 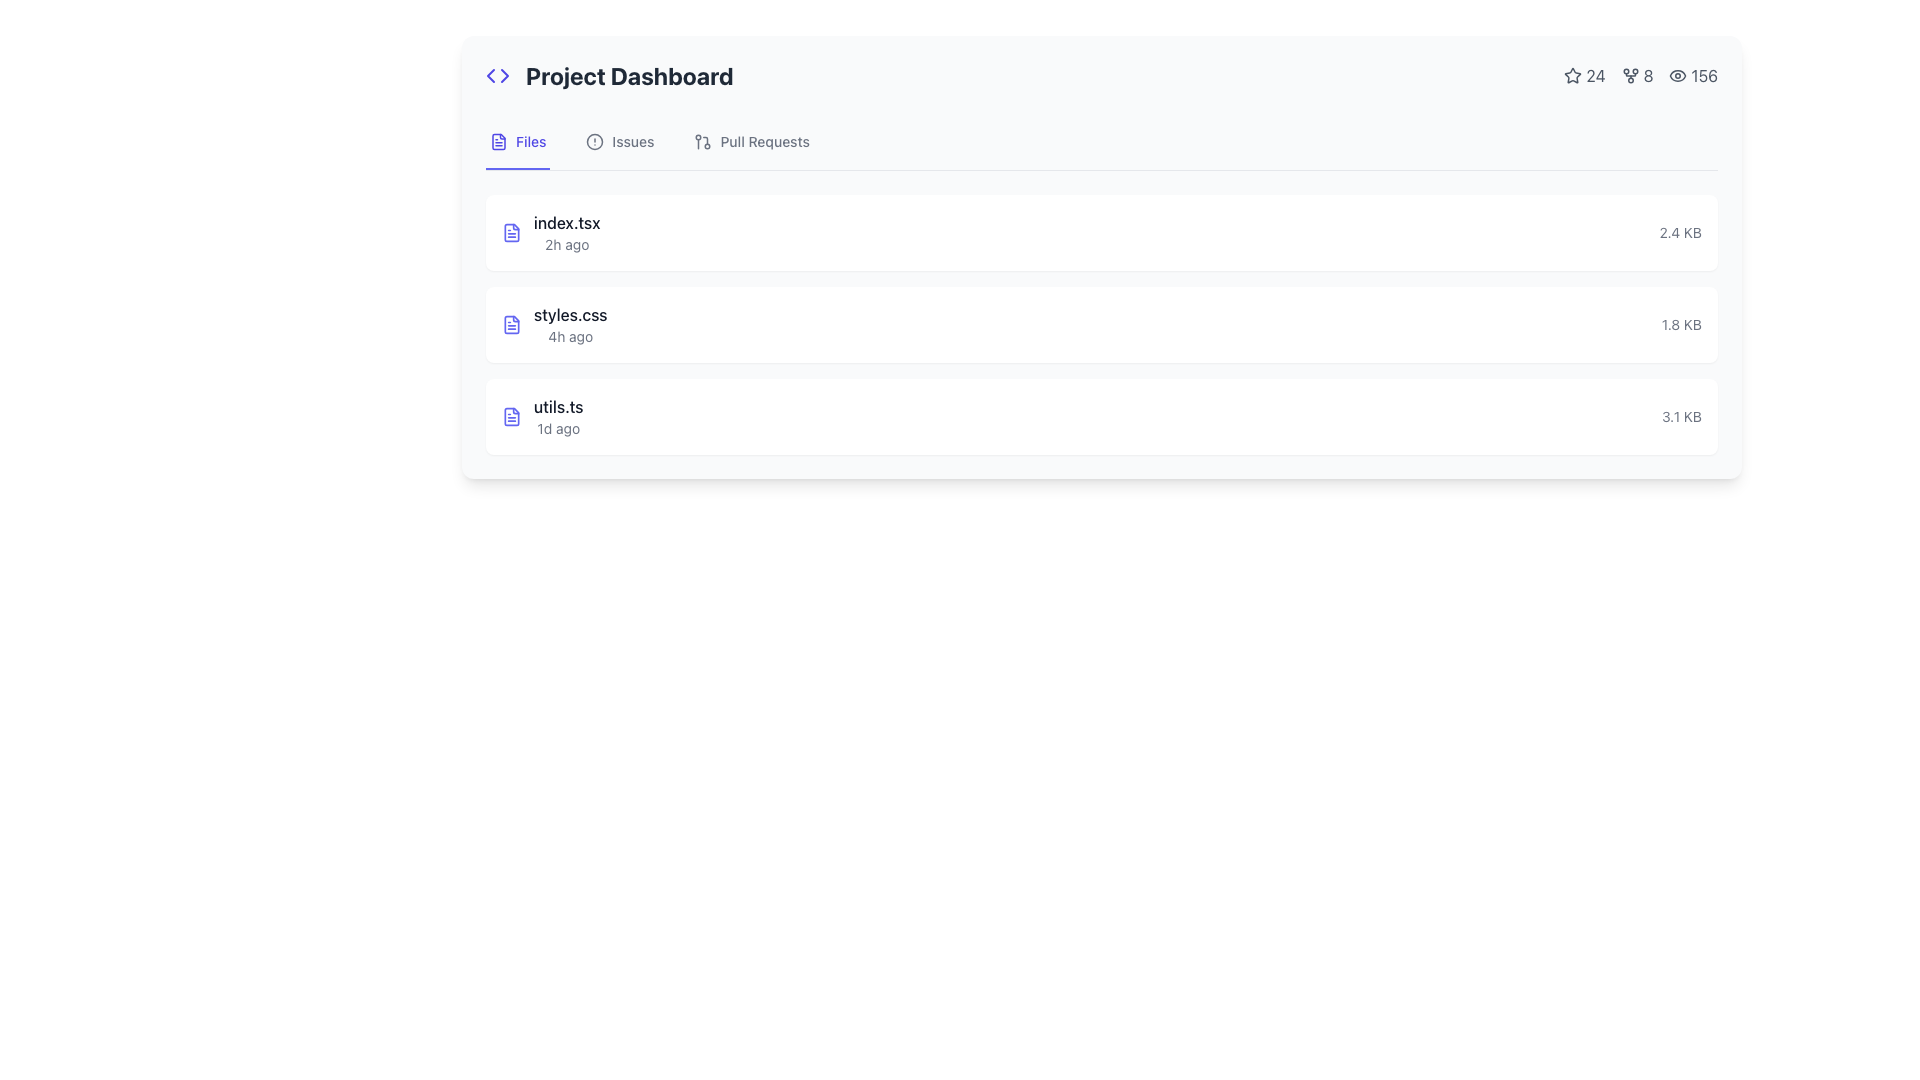 What do you see at coordinates (1680, 323) in the screenshot?
I see `the Label displaying the size of the 'styles.css' file, which is positioned to the far-right in a flex layout, aligned horizontally with the file name` at bounding box center [1680, 323].